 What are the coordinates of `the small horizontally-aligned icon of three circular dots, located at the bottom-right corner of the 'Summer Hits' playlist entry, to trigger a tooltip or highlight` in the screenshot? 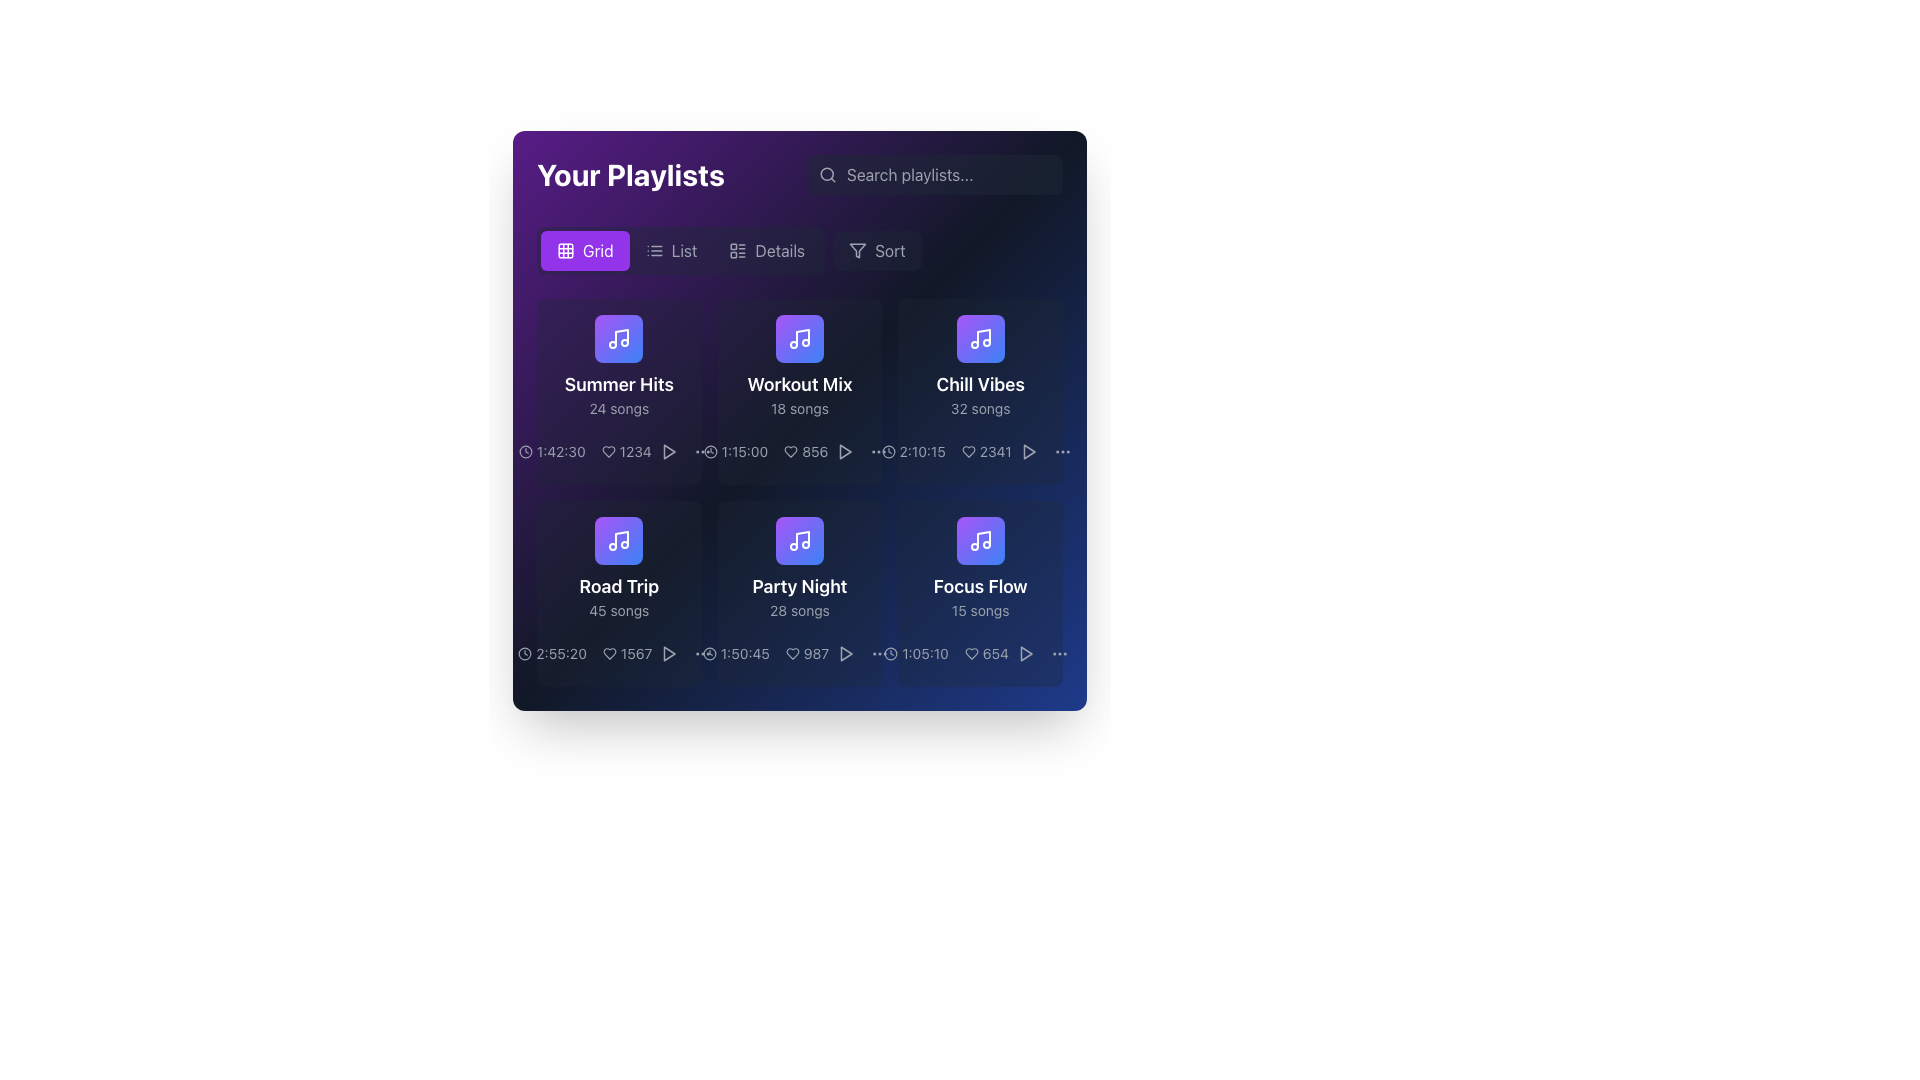 It's located at (702, 451).